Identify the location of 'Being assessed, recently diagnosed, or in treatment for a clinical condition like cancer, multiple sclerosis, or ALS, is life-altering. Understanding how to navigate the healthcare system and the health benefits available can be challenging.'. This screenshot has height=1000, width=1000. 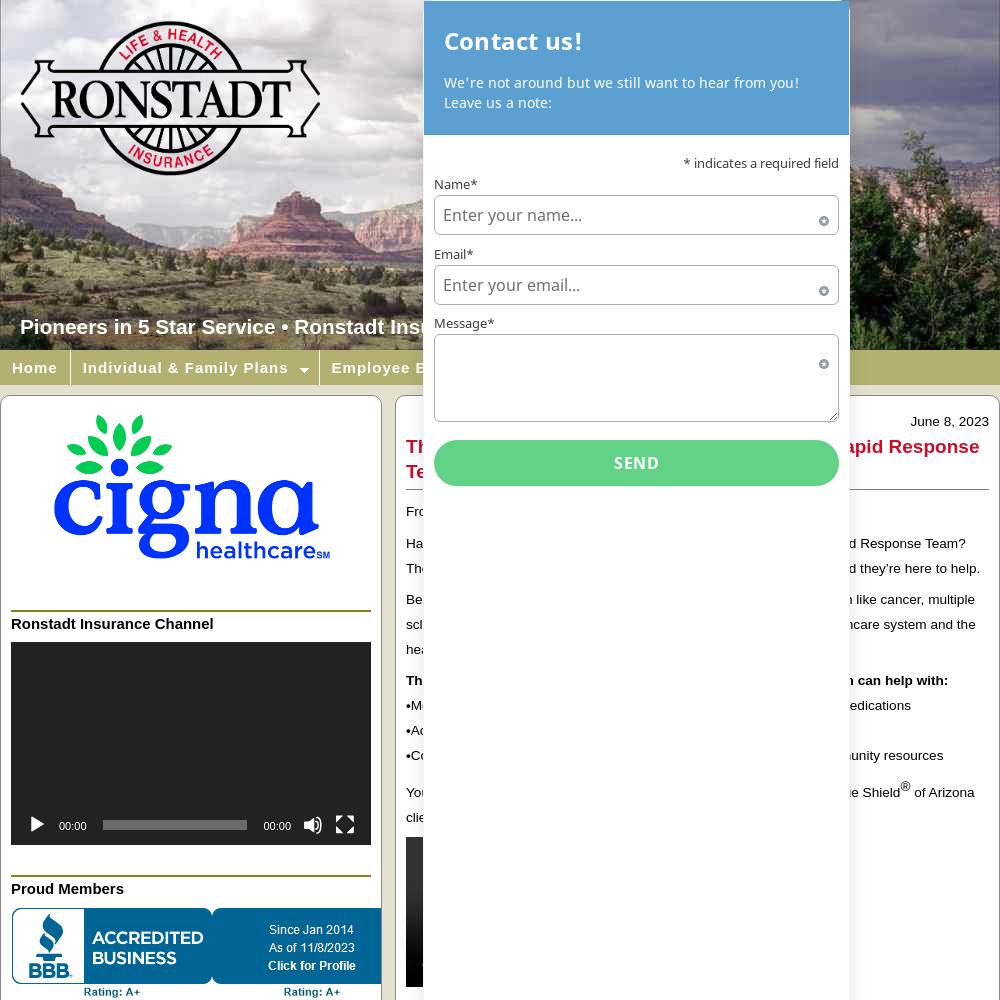
(689, 623).